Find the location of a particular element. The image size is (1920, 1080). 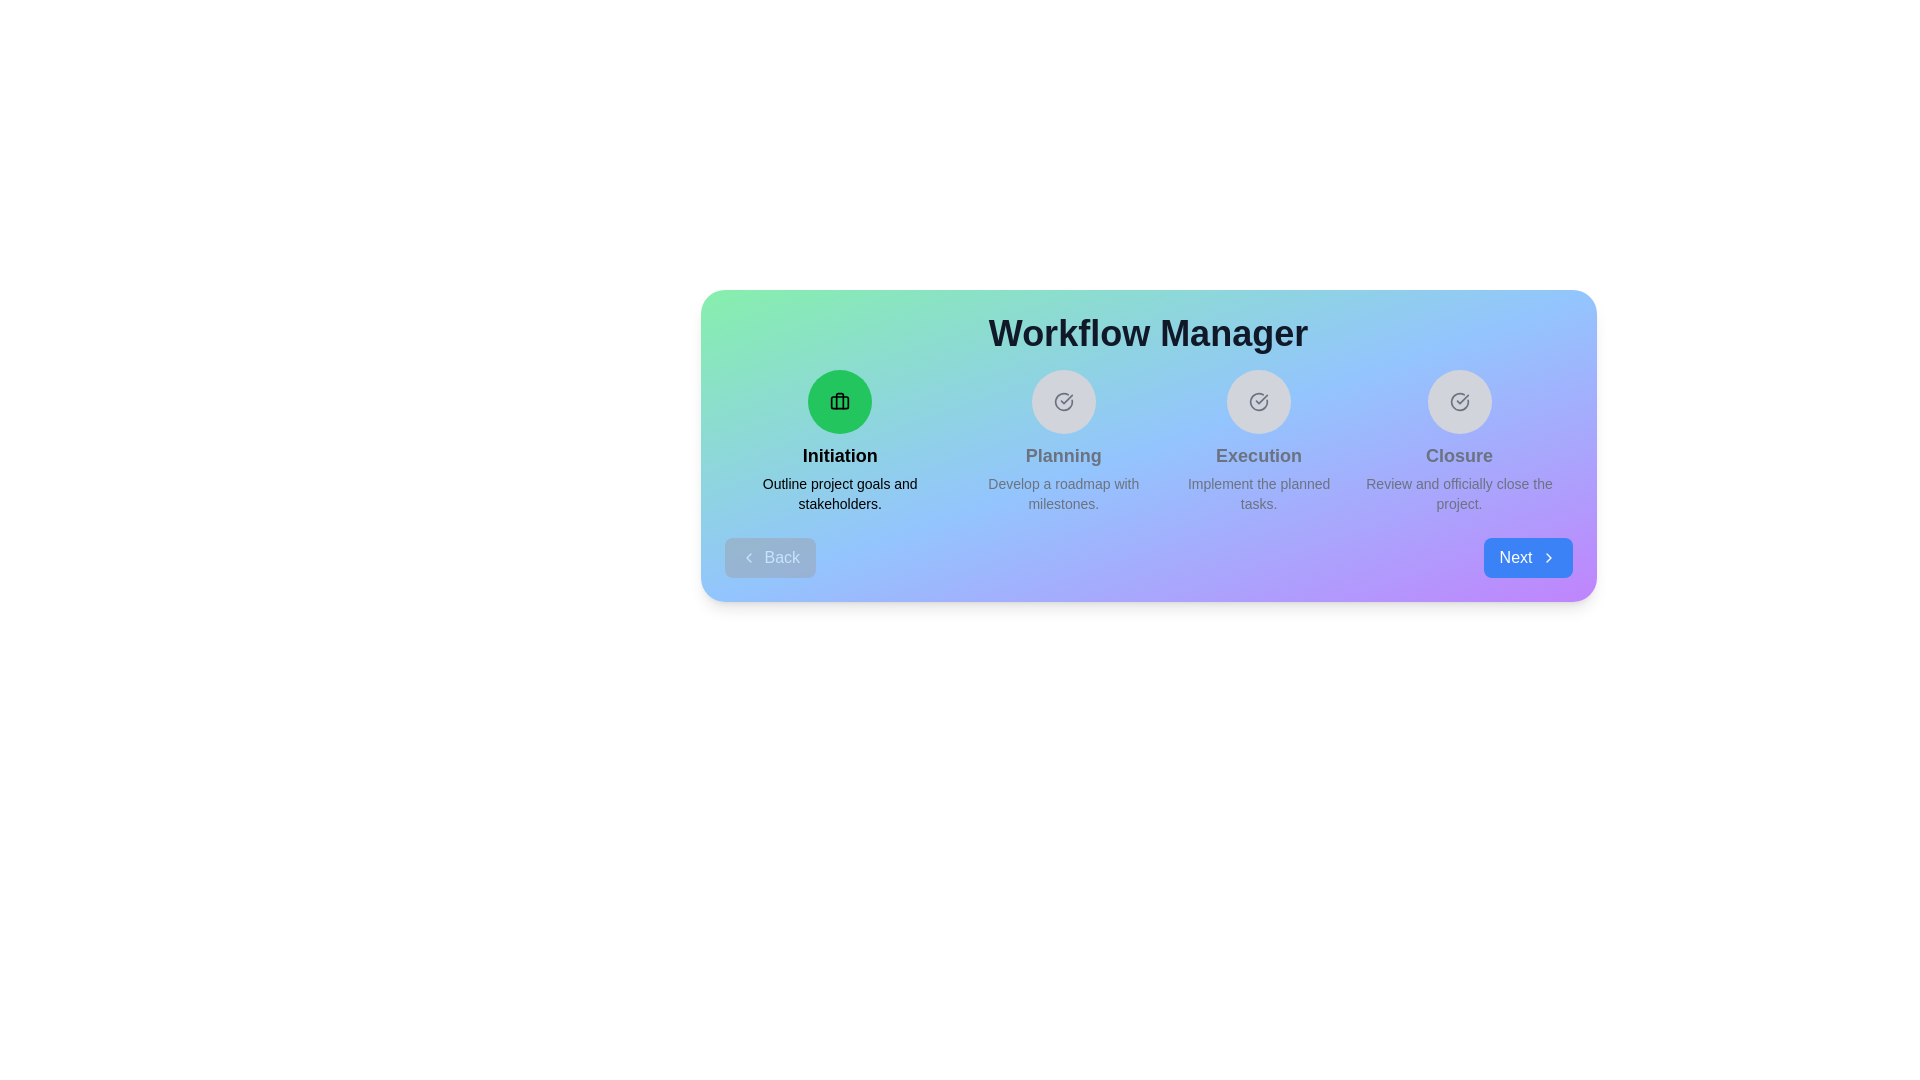

Back button to navigate through the steps is located at coordinates (769, 558).